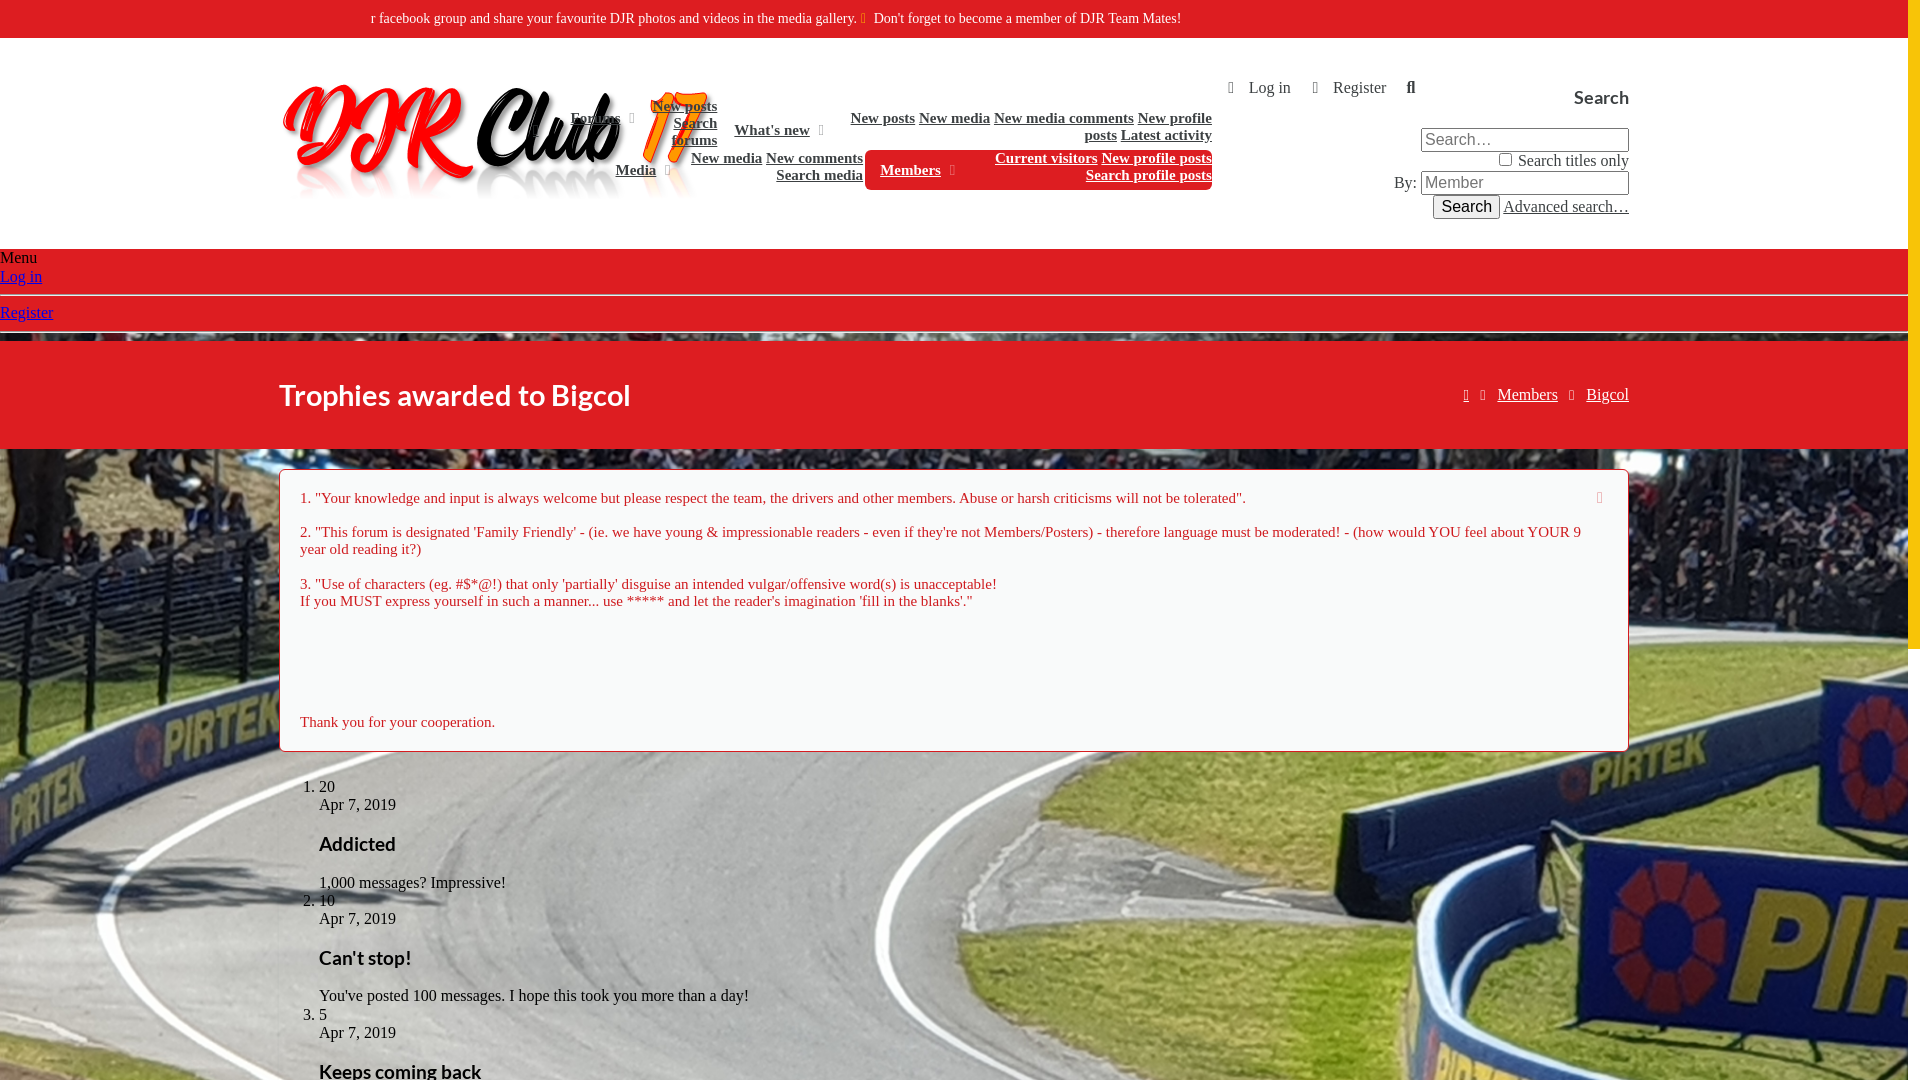 The image size is (1920, 1080). Describe the element at coordinates (599, 168) in the screenshot. I see `'Media'` at that location.